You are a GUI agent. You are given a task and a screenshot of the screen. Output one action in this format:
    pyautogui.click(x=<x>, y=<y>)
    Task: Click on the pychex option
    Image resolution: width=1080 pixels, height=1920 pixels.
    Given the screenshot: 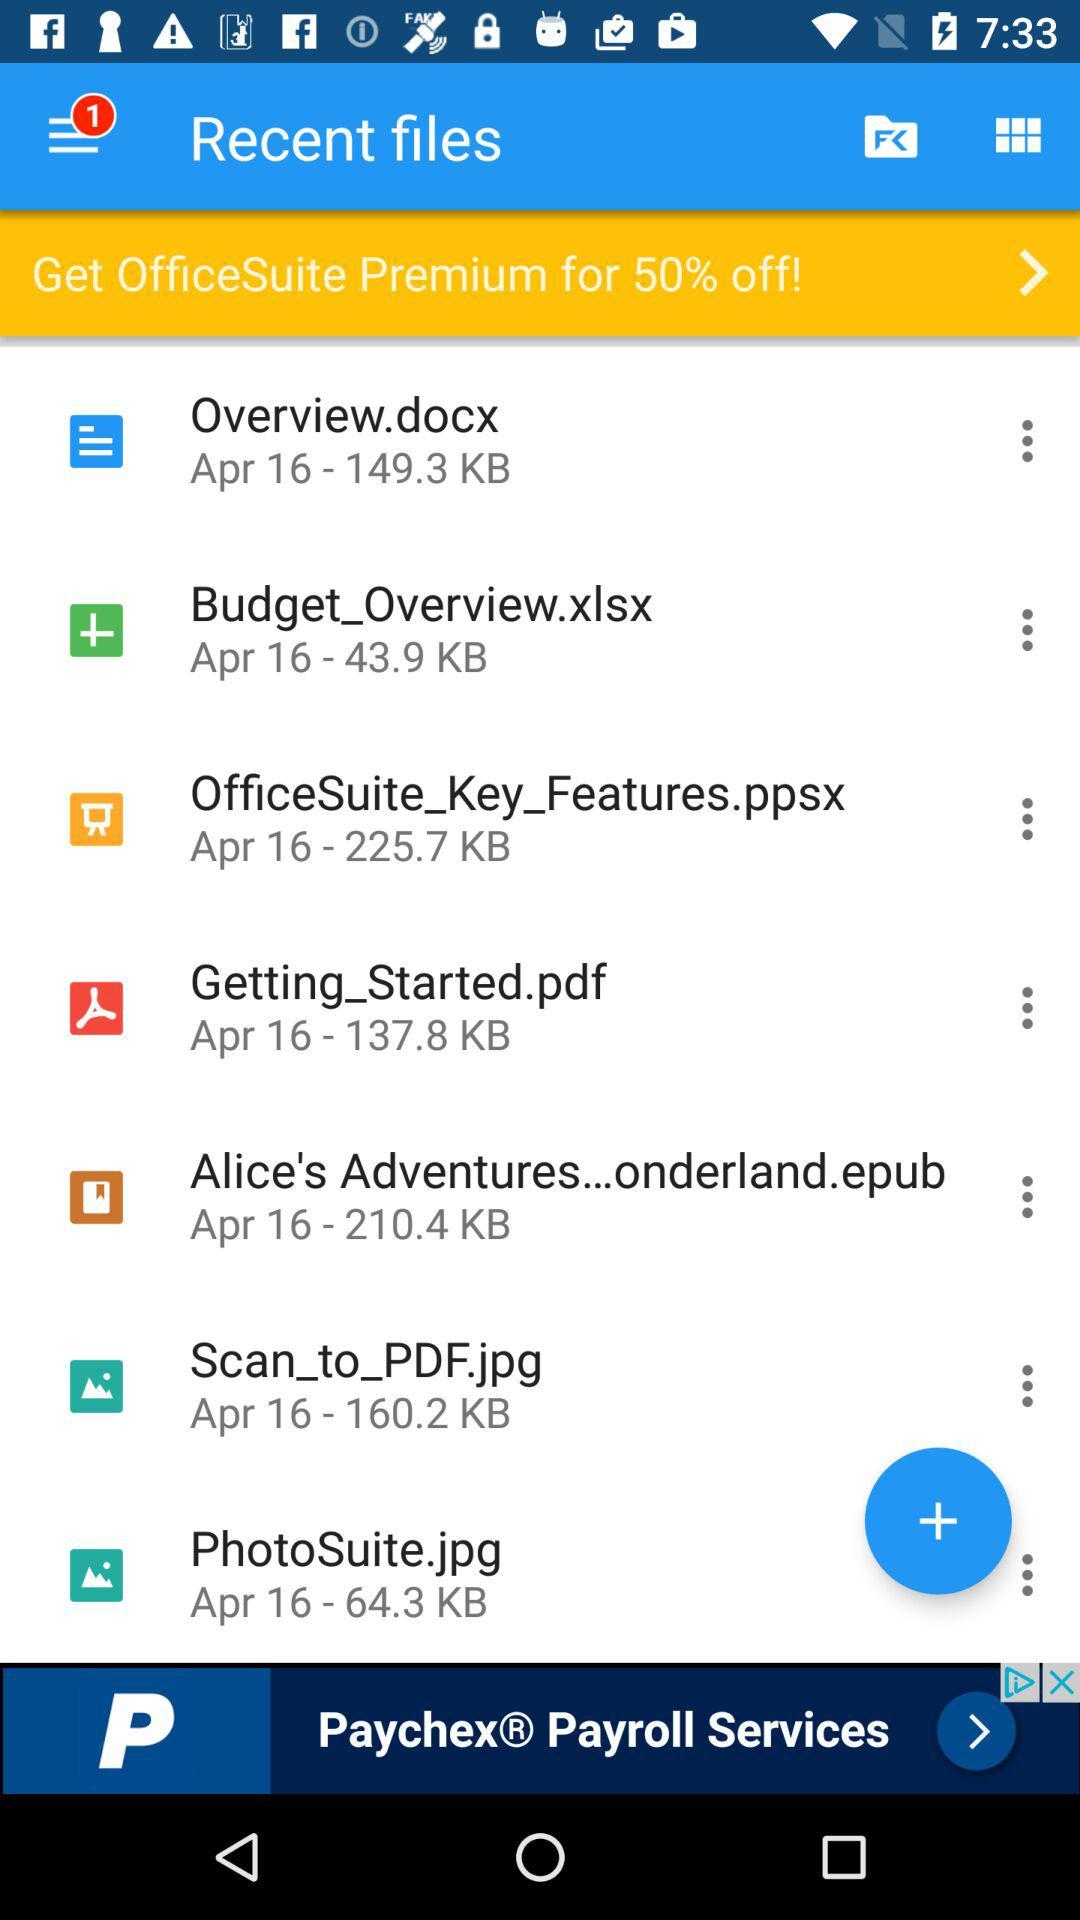 What is the action you would take?
    pyautogui.click(x=540, y=1727)
    